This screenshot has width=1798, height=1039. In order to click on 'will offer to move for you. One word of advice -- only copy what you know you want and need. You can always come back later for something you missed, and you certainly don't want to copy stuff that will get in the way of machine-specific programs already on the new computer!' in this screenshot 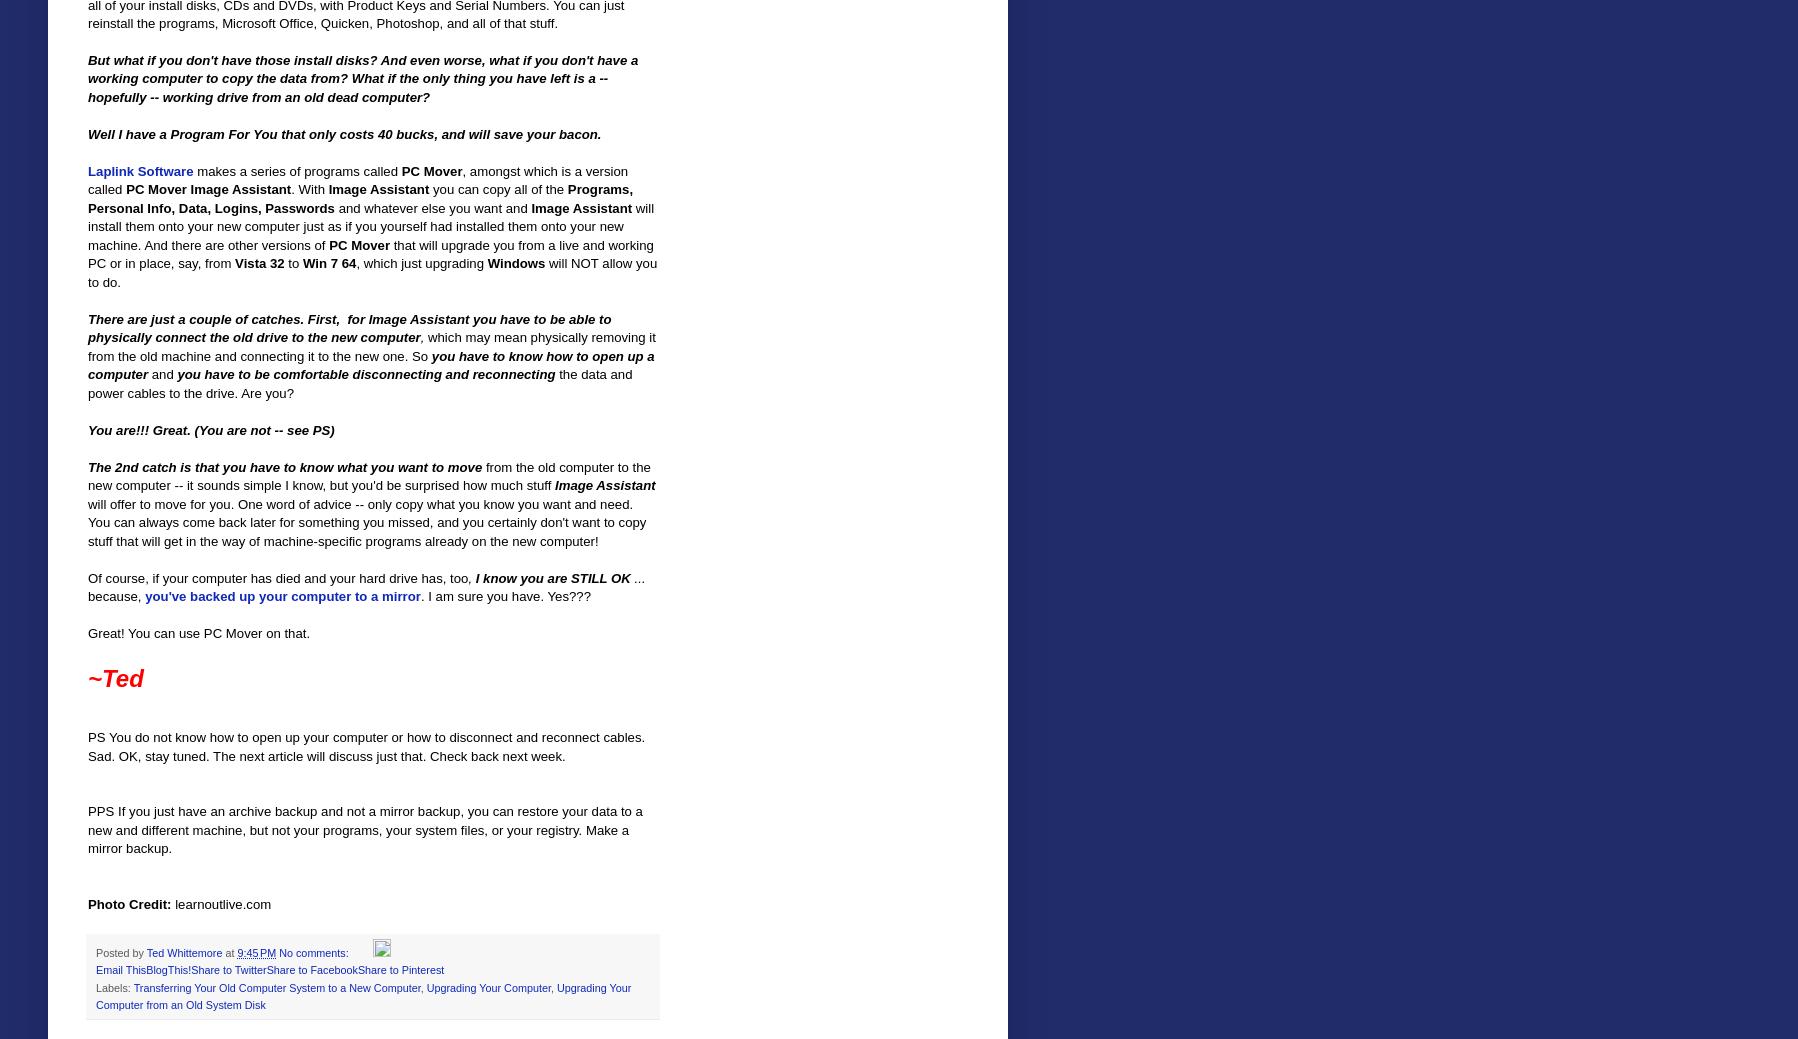, I will do `click(365, 521)`.